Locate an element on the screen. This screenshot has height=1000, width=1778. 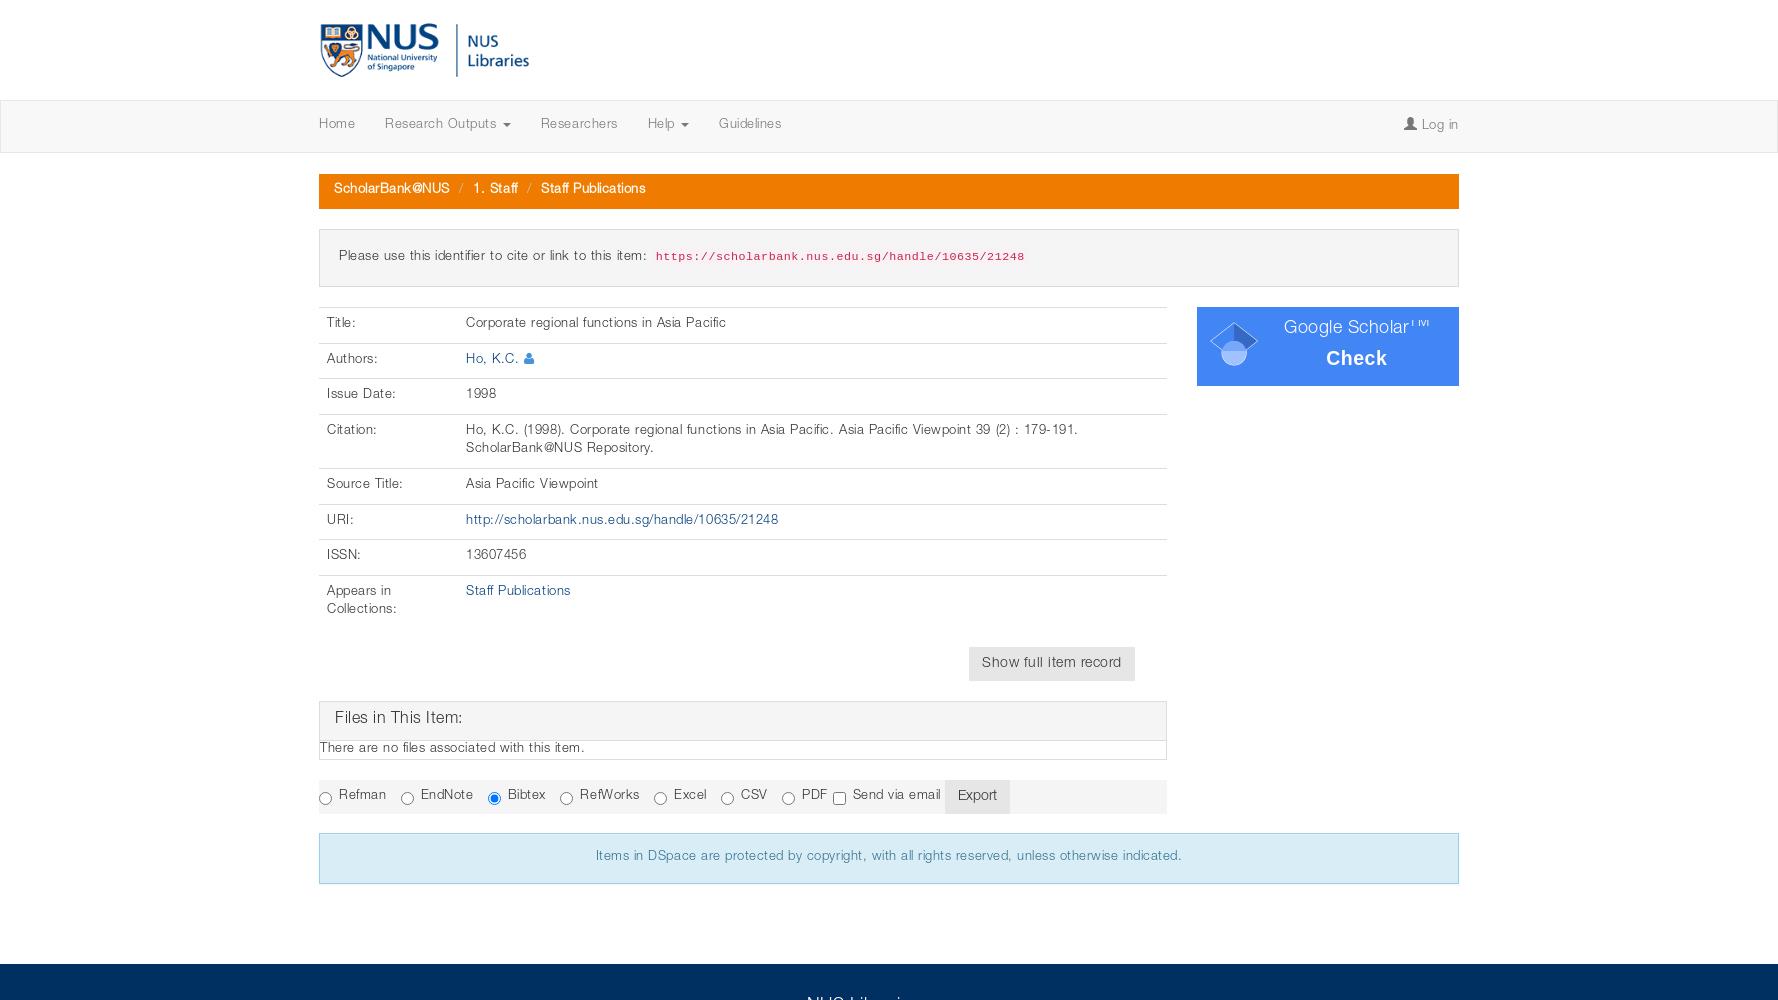
'Source Title:' is located at coordinates (366, 483).